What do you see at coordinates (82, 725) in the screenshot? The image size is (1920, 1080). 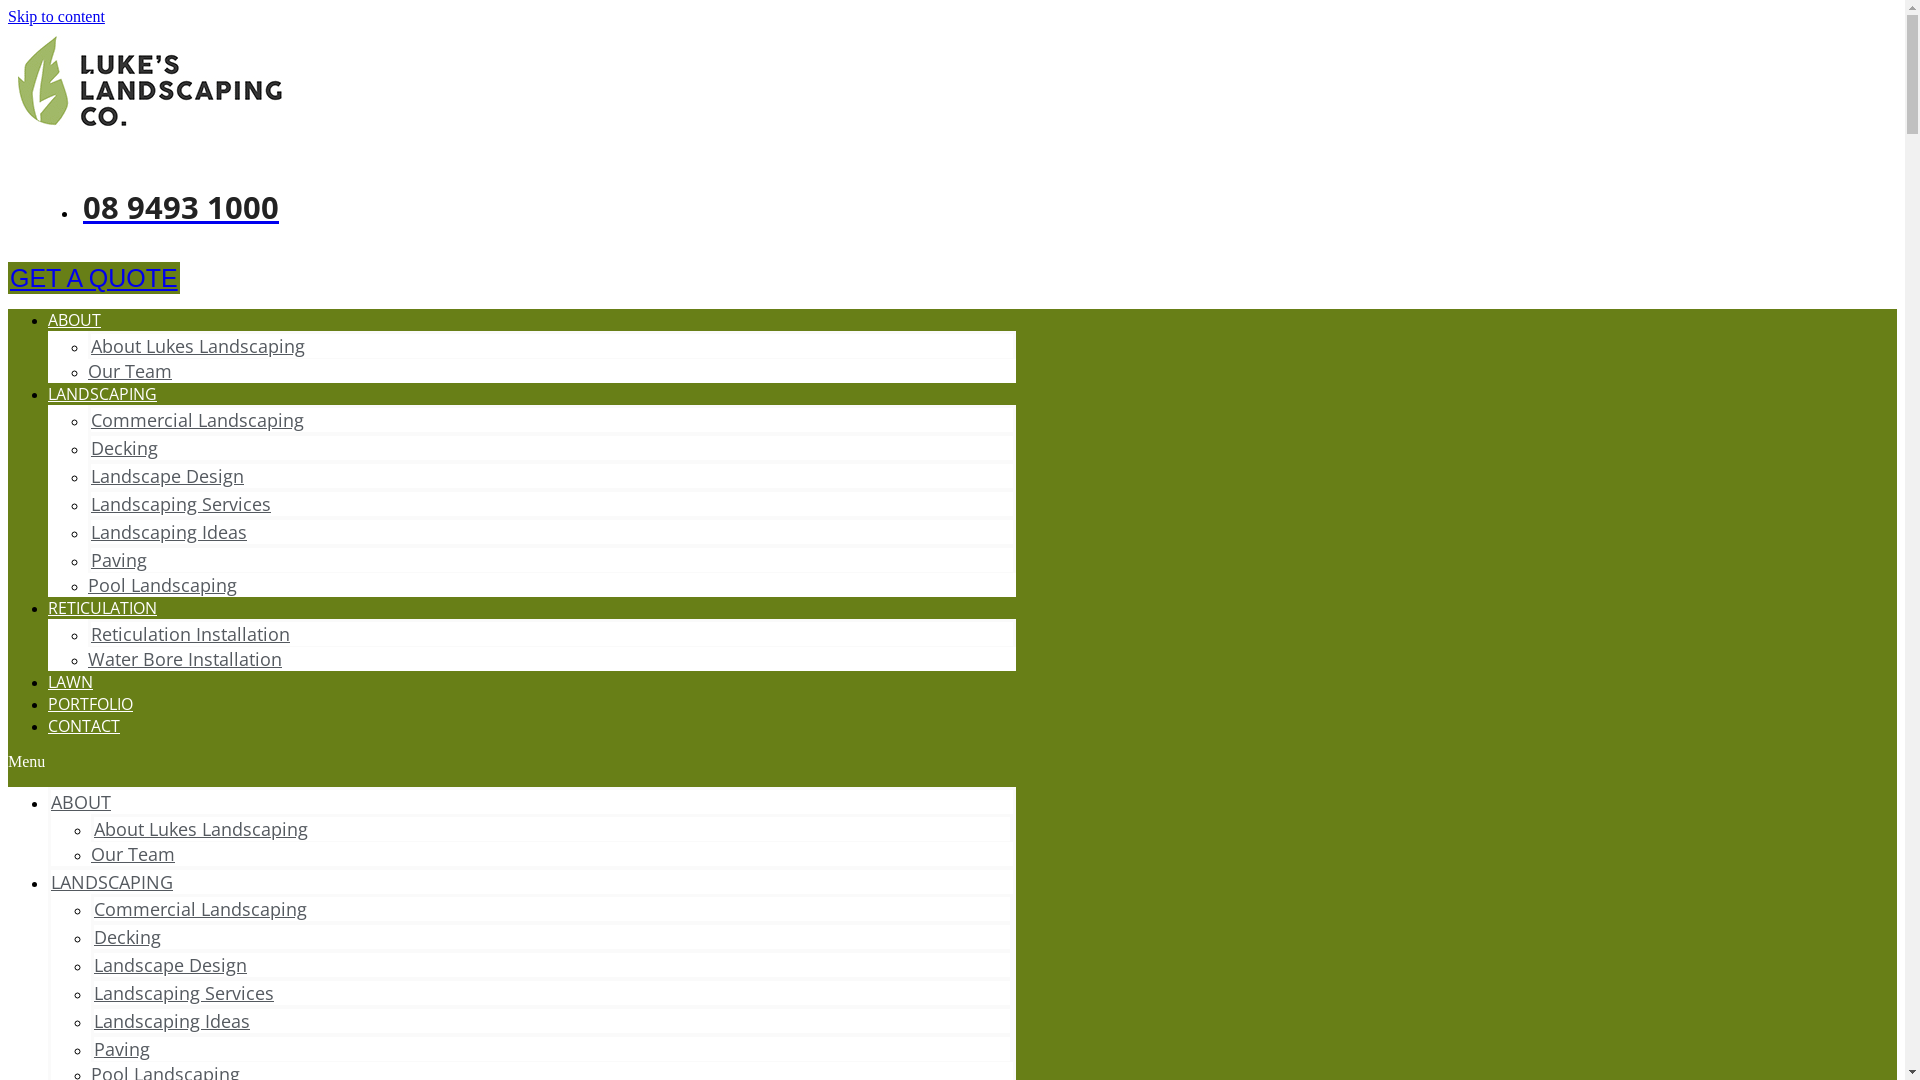 I see `'CONTACT'` at bounding box center [82, 725].